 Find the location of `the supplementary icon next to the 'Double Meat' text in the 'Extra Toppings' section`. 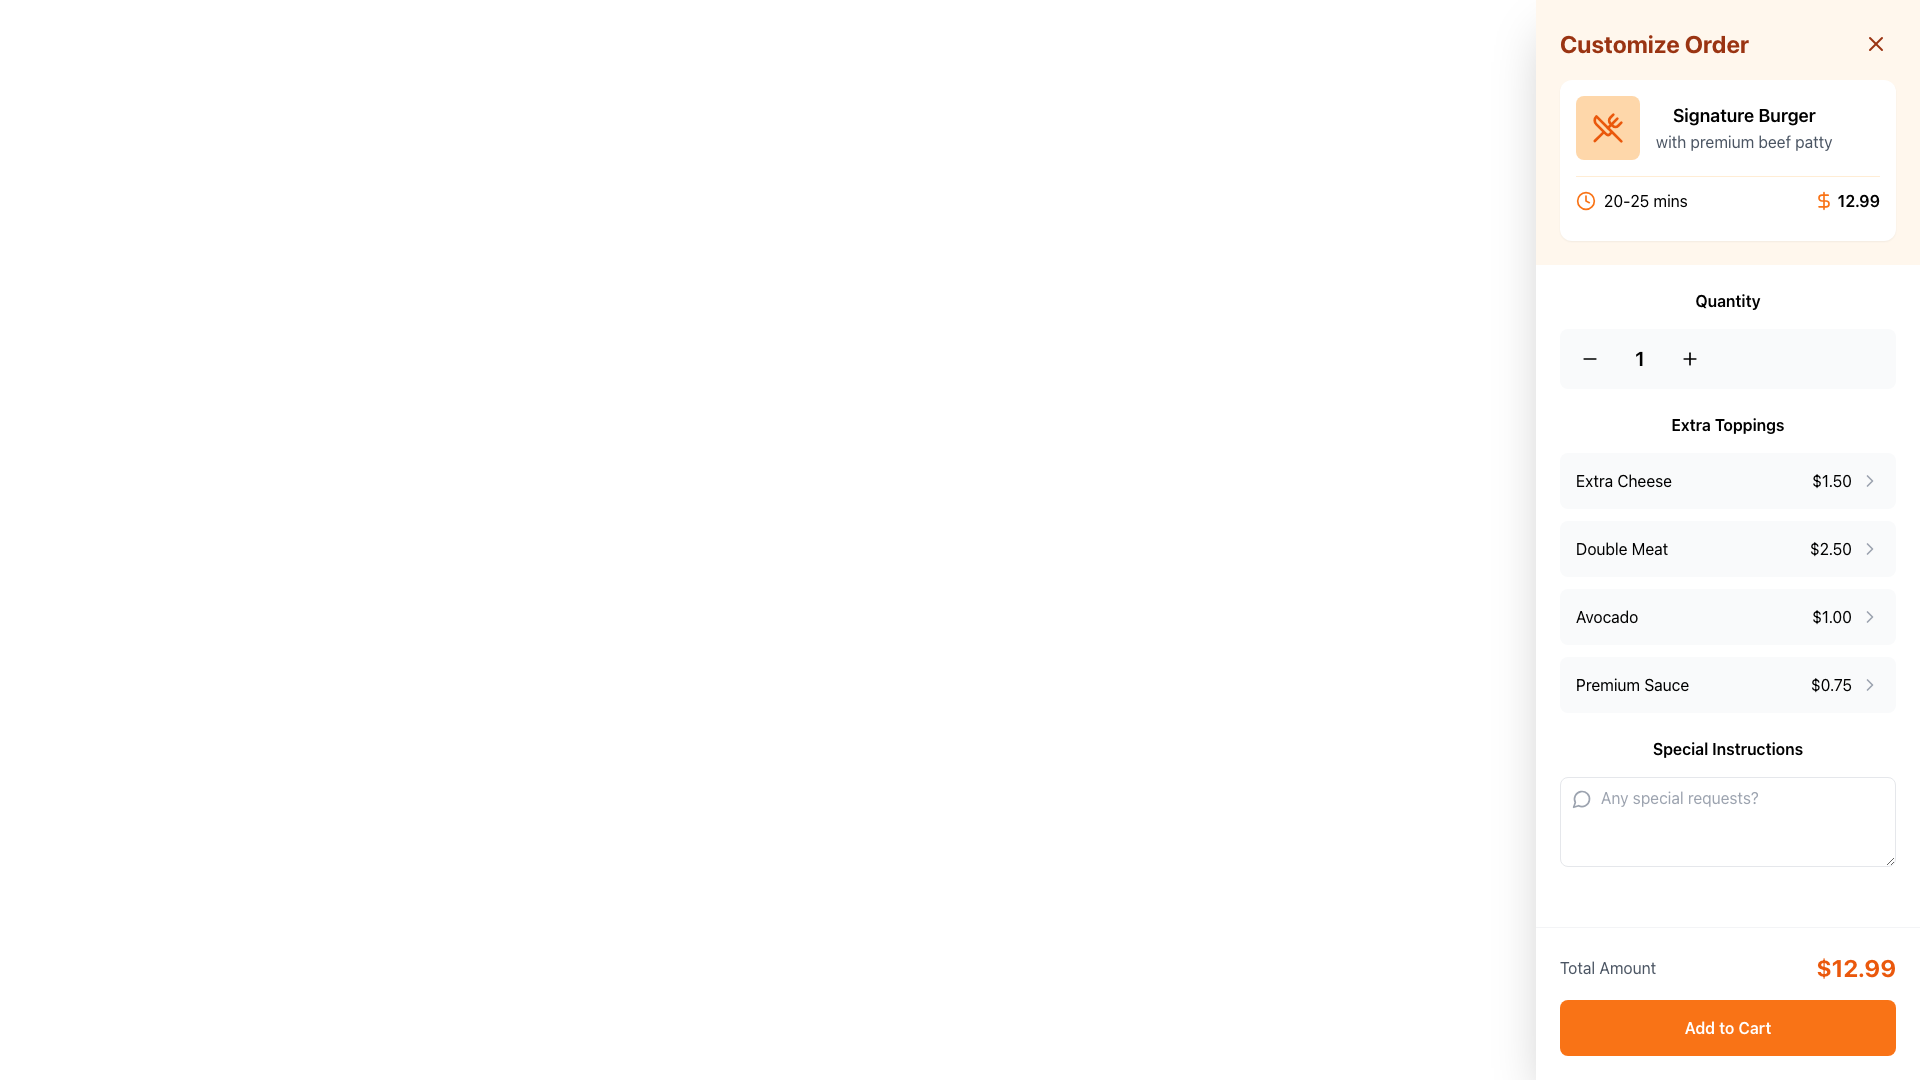

the supplementary icon next to the 'Double Meat' text in the 'Extra Toppings' section is located at coordinates (1843, 548).